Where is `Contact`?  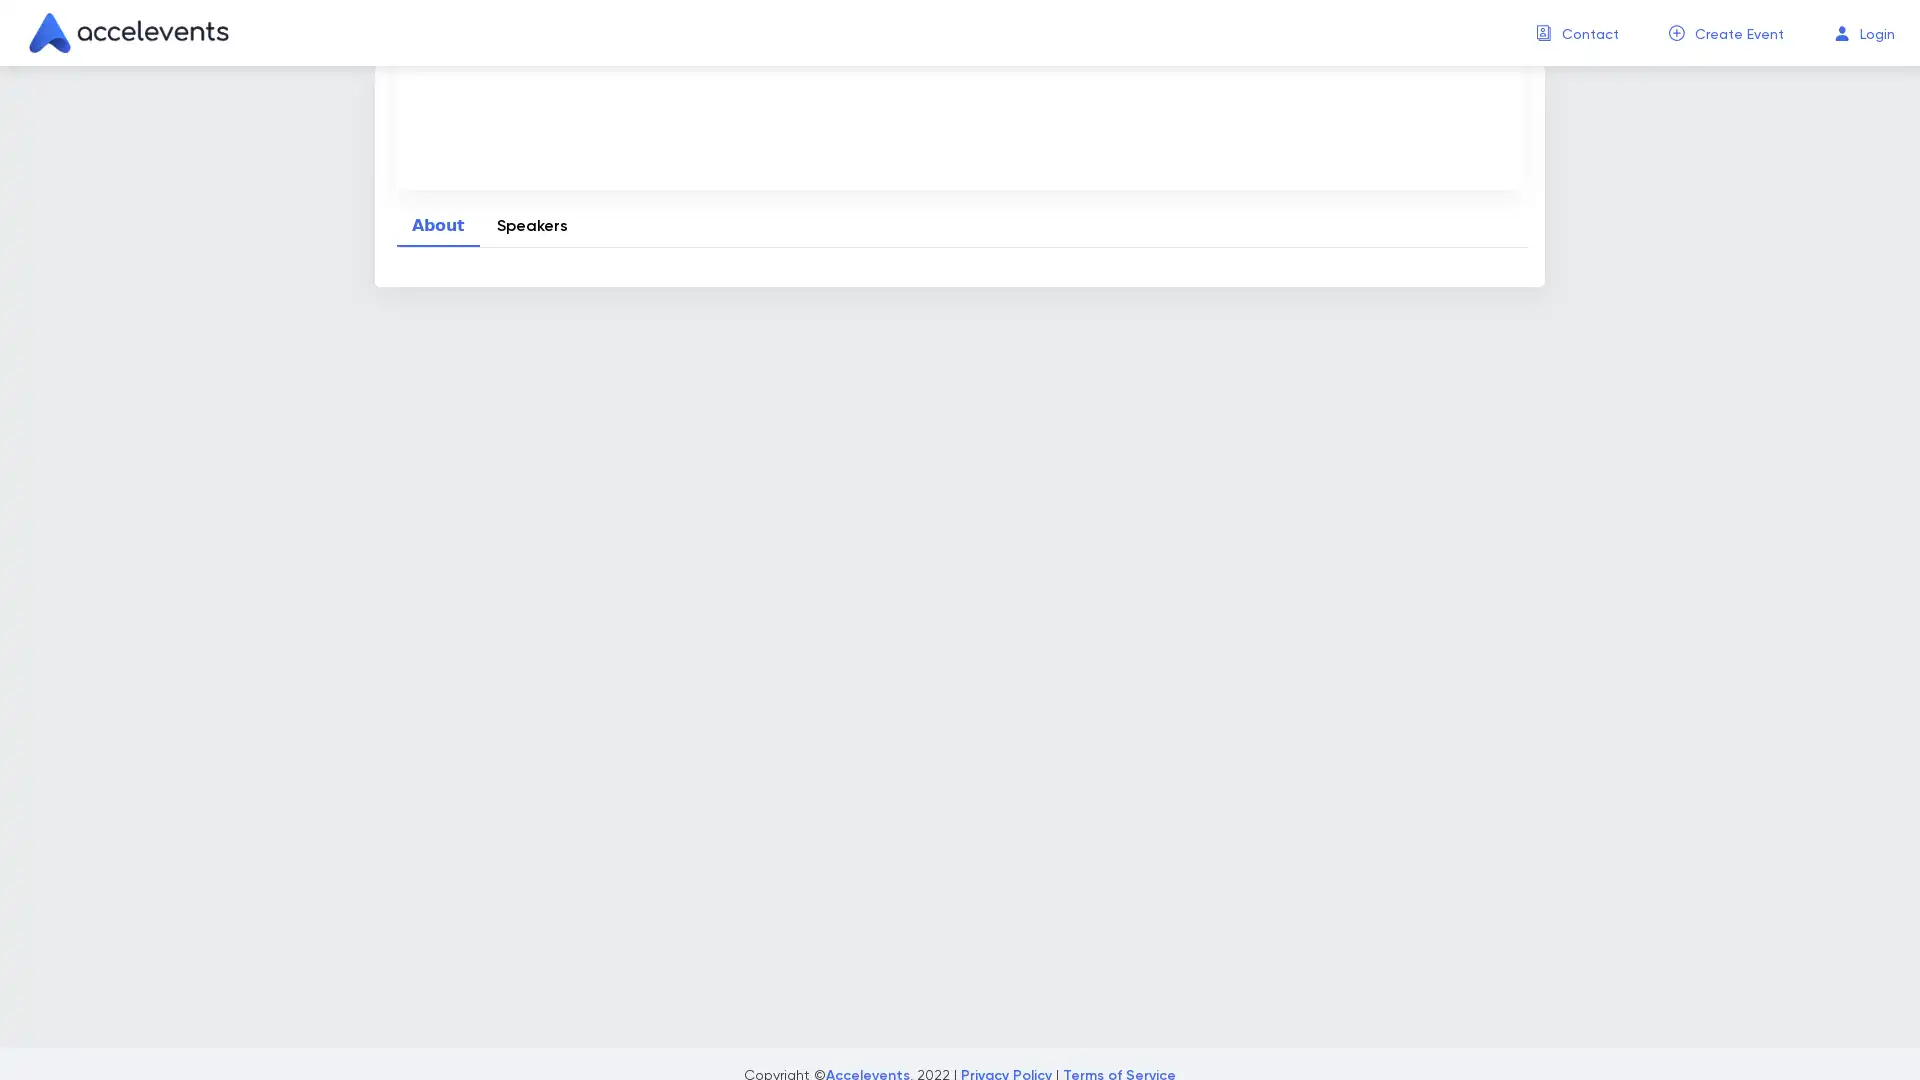 Contact is located at coordinates (1589, 34).